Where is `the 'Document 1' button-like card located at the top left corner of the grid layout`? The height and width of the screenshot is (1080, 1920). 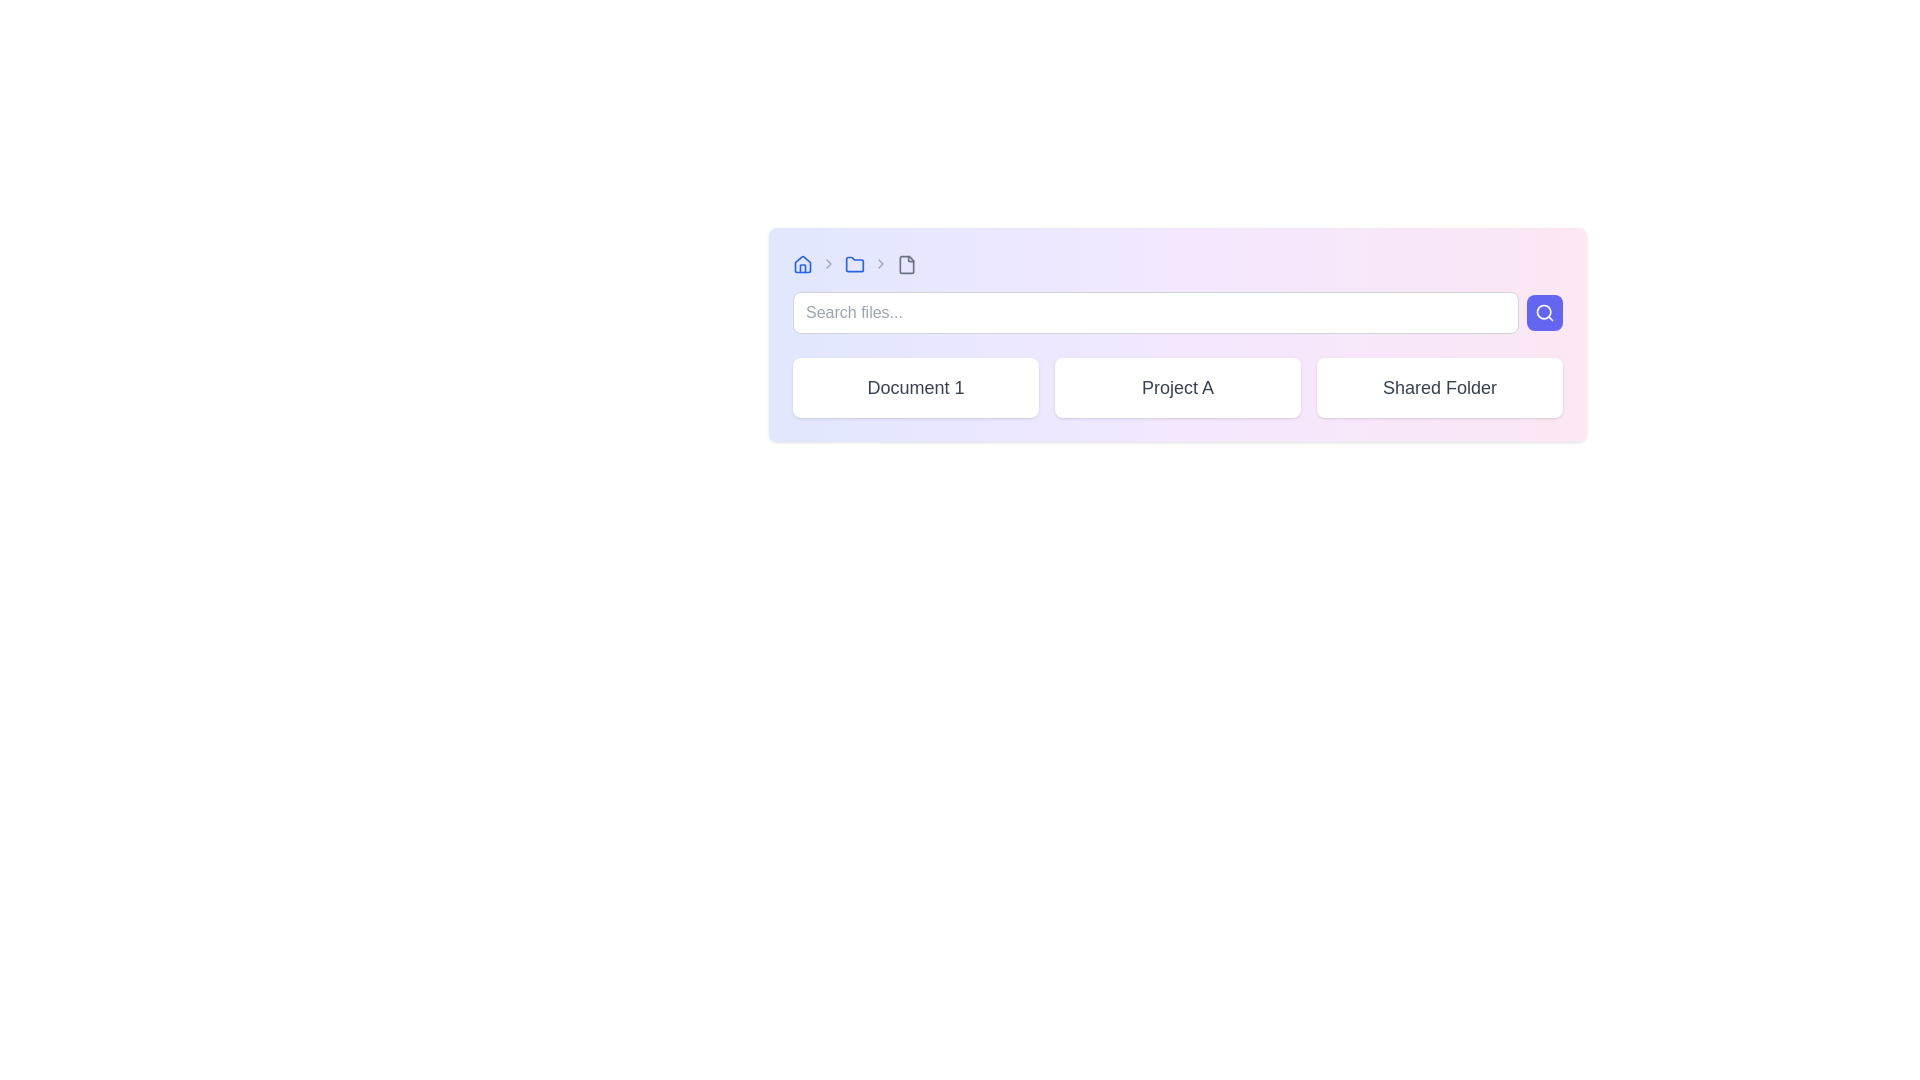
the 'Document 1' button-like card located at the top left corner of the grid layout is located at coordinates (915, 388).